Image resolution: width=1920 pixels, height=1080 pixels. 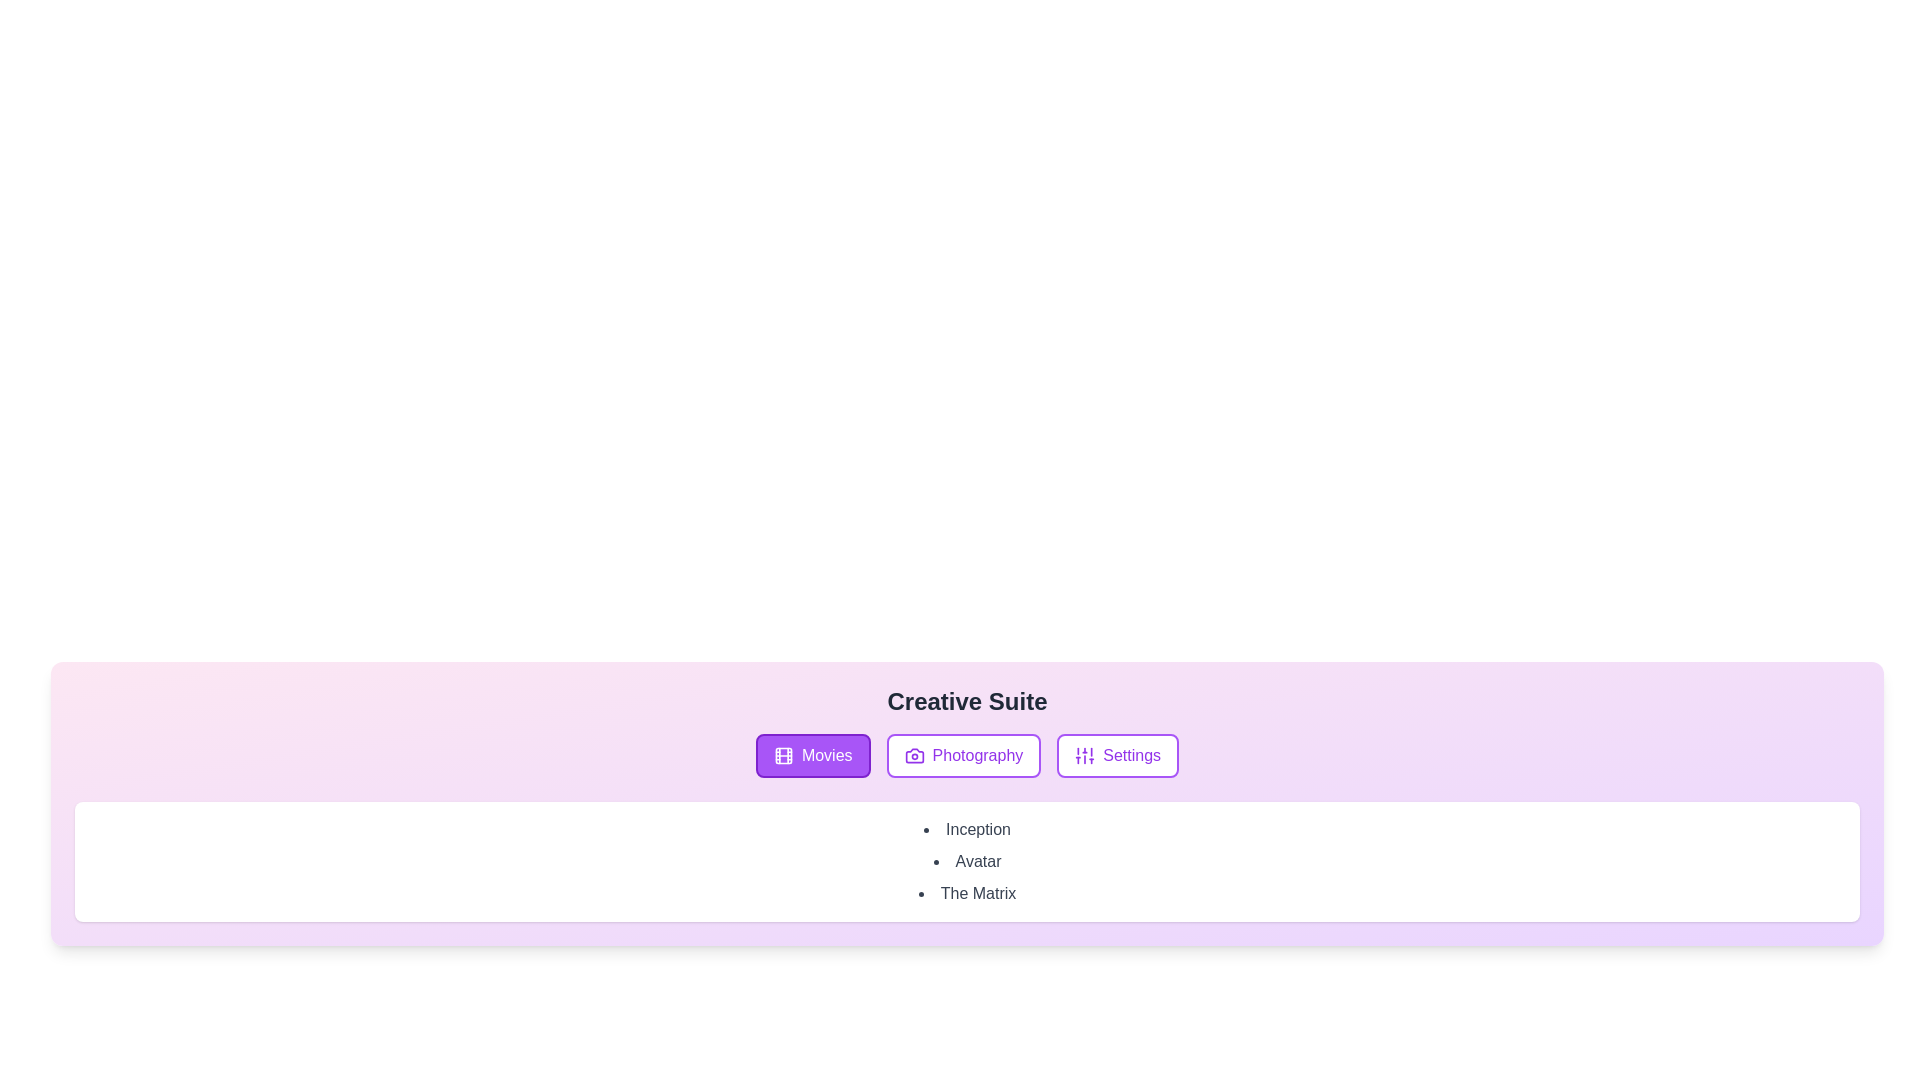 I want to click on the camera icon within the 'Photography' button, so click(x=913, y=756).